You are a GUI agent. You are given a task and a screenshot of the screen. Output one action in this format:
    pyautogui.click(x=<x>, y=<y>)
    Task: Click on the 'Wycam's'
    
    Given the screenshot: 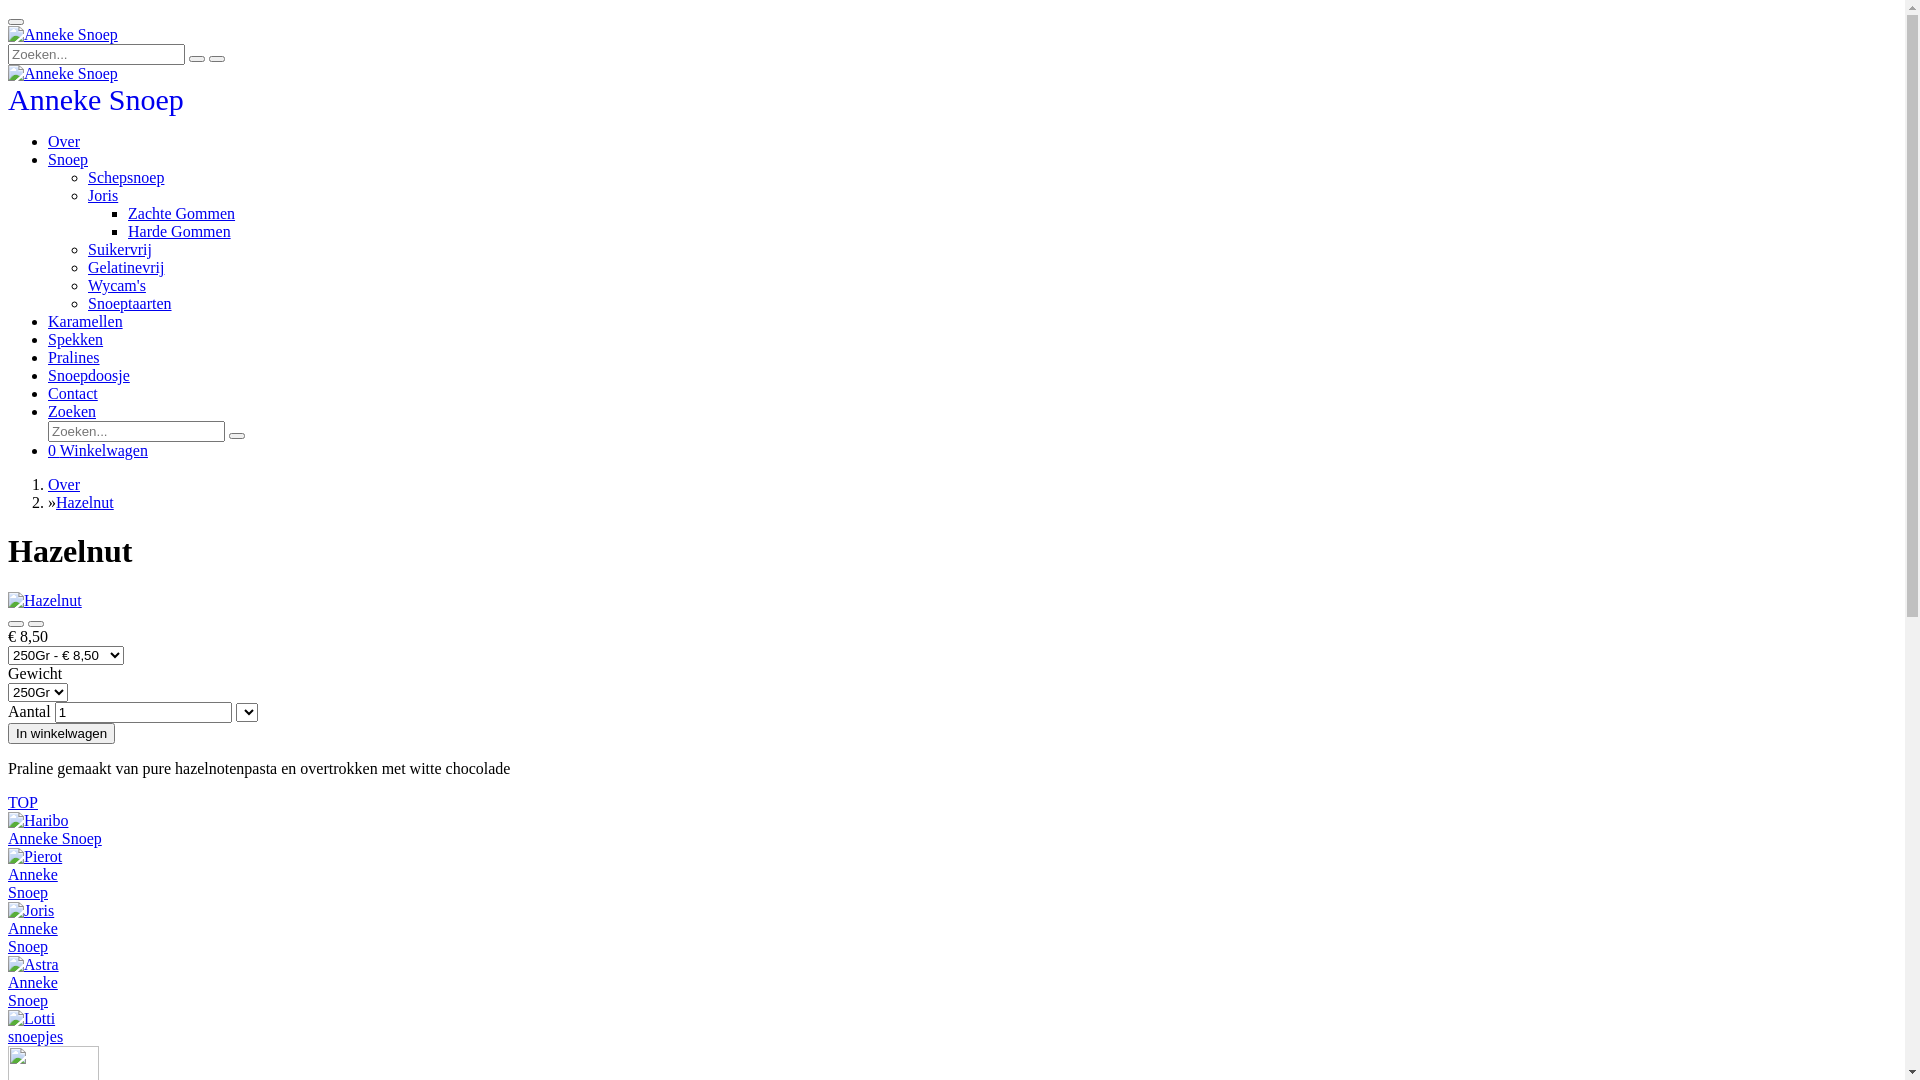 What is the action you would take?
    pyautogui.click(x=115, y=285)
    